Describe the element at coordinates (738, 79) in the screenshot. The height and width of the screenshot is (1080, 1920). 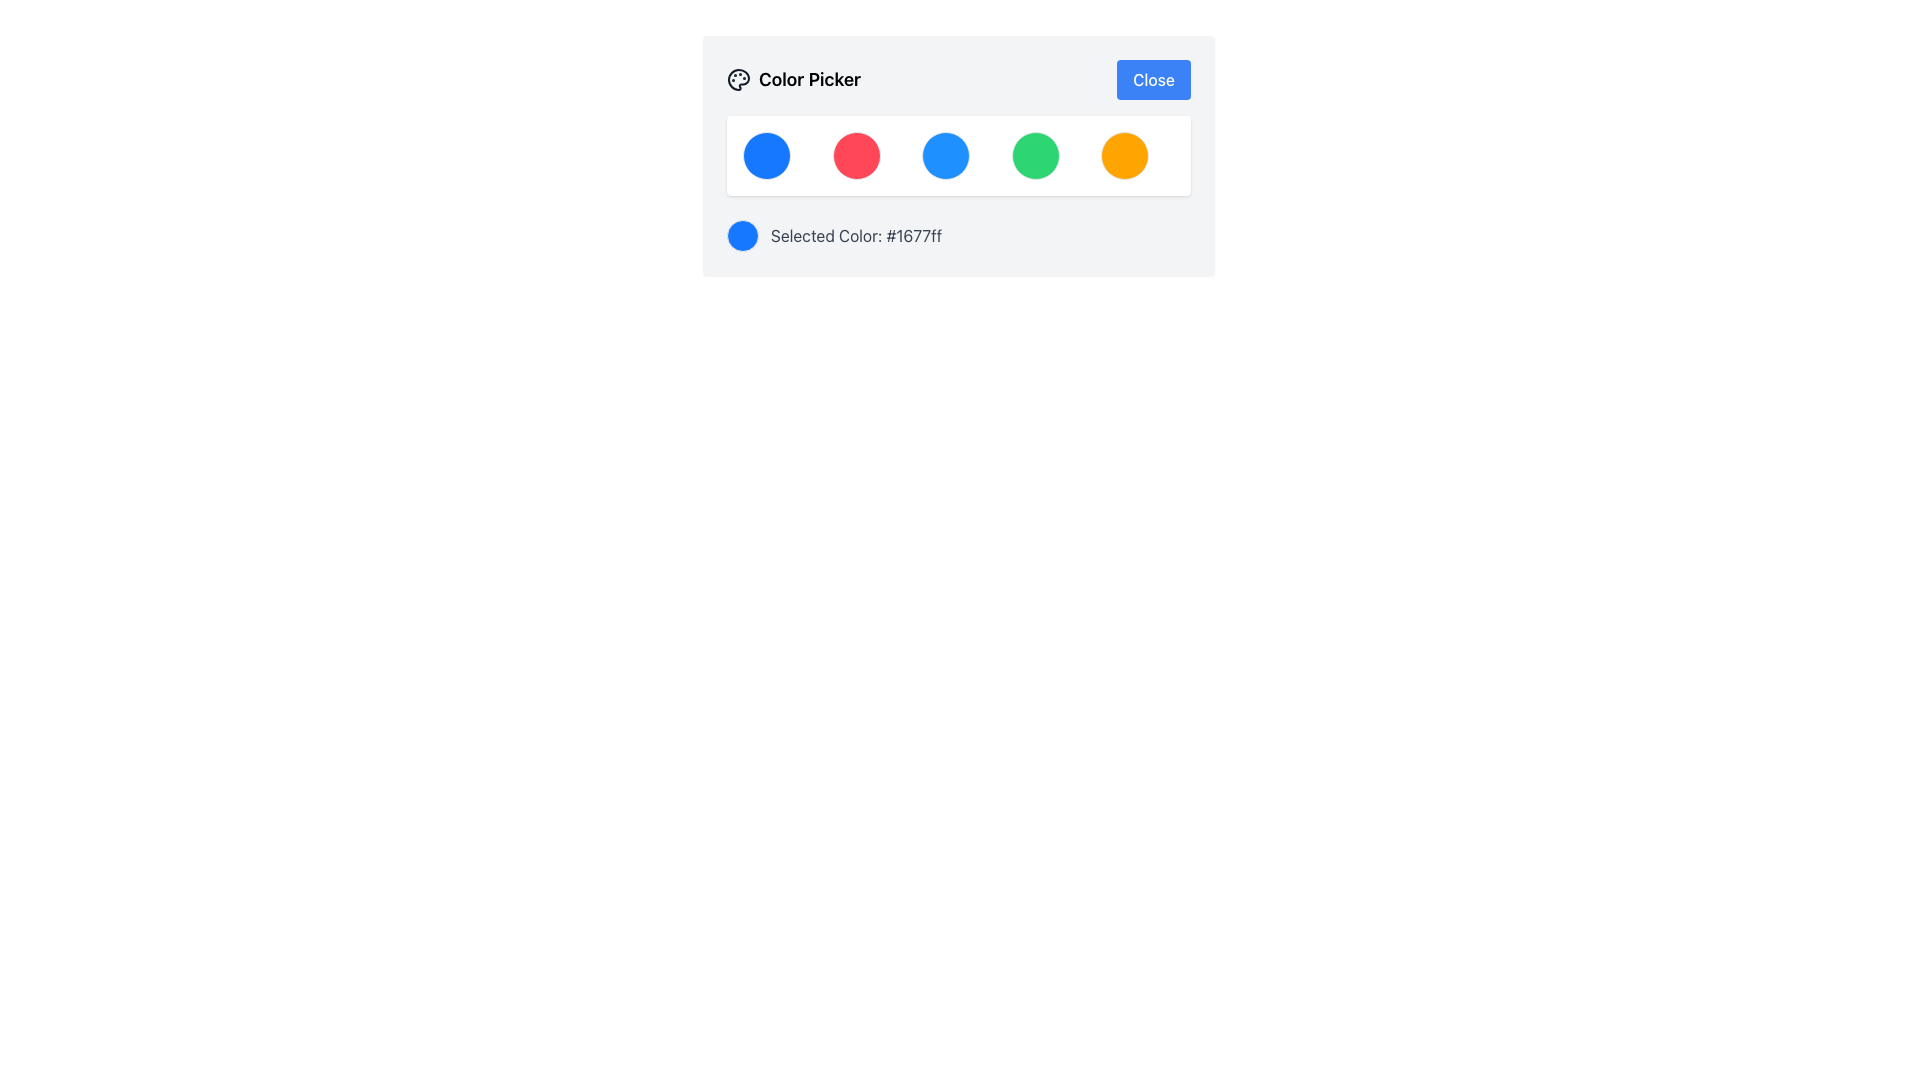
I see `the color selection icon located at the top-left corner of the 'Color Picker' section, which serves as a visual clue for the 'Color Picker' functionality` at that location.